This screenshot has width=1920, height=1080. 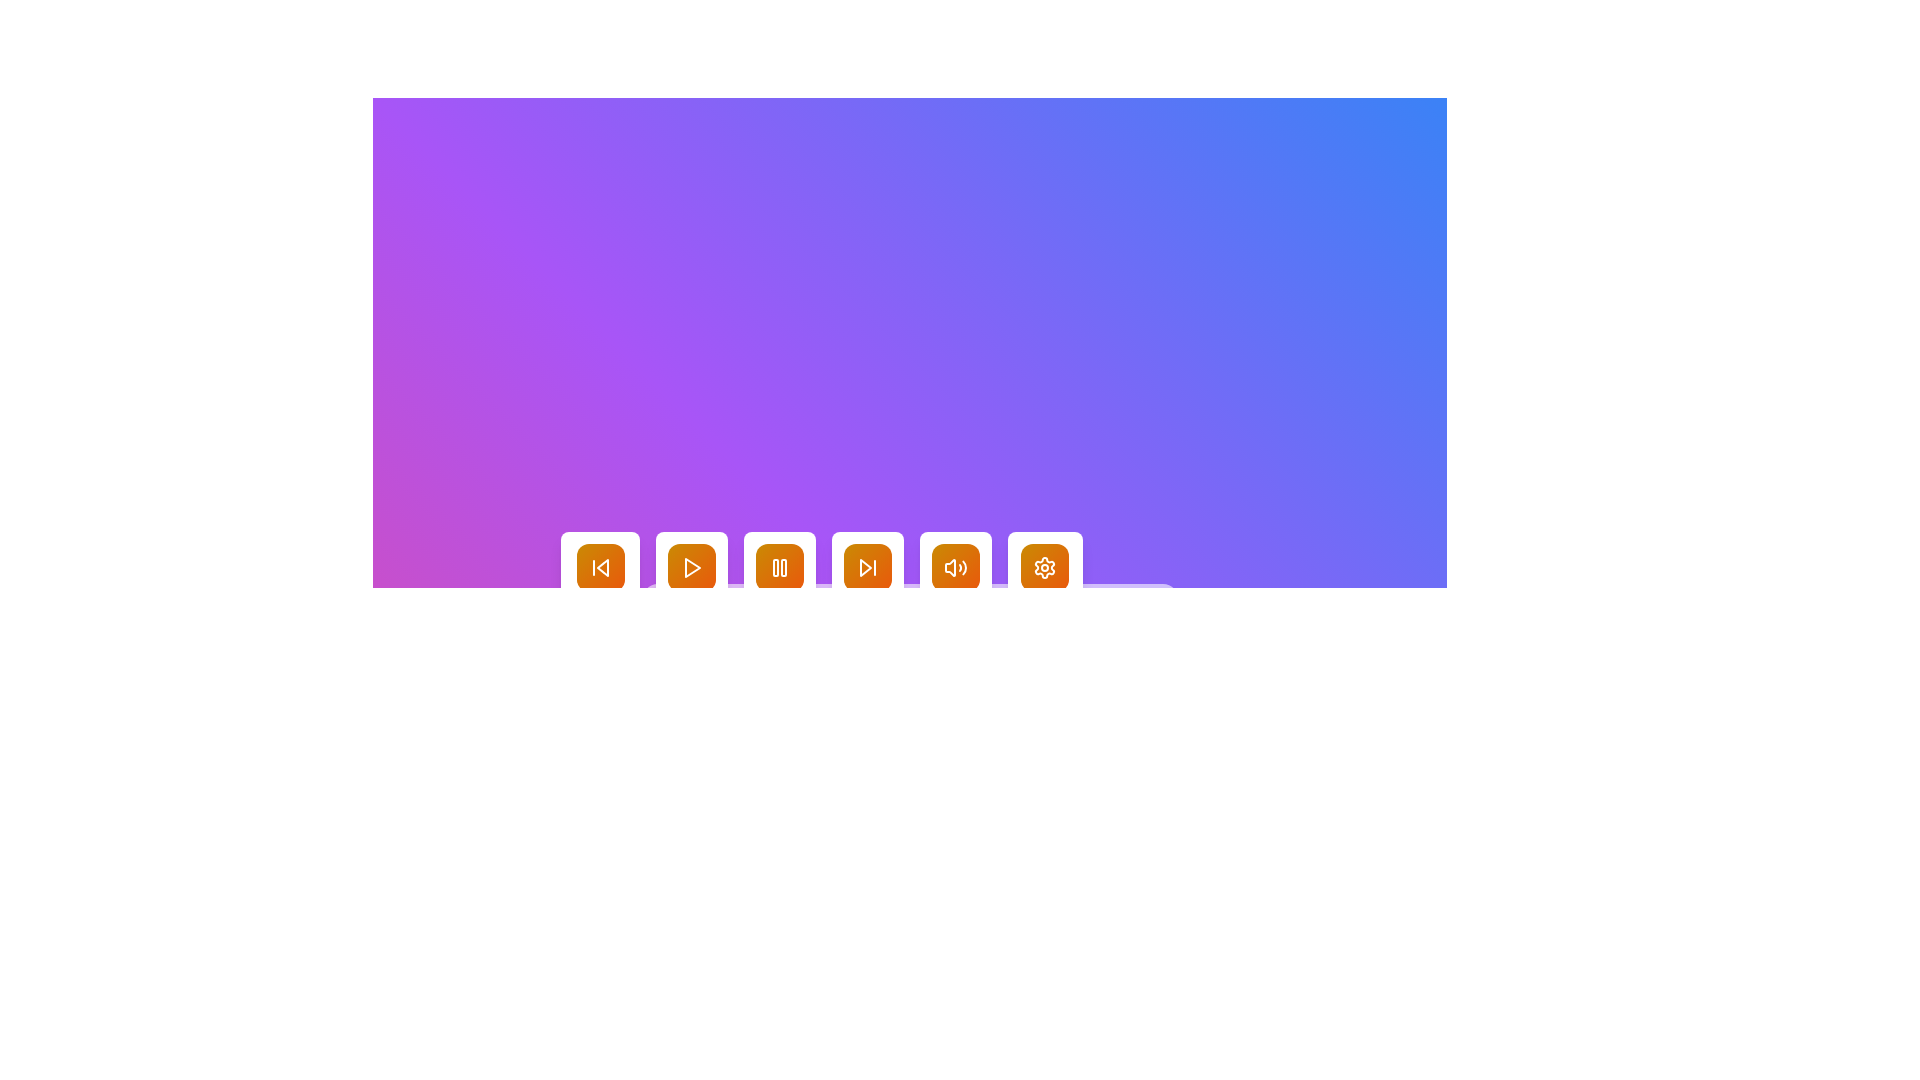 What do you see at coordinates (867, 567) in the screenshot?
I see `the fifth button in the horizontal row of media control icons` at bounding box center [867, 567].